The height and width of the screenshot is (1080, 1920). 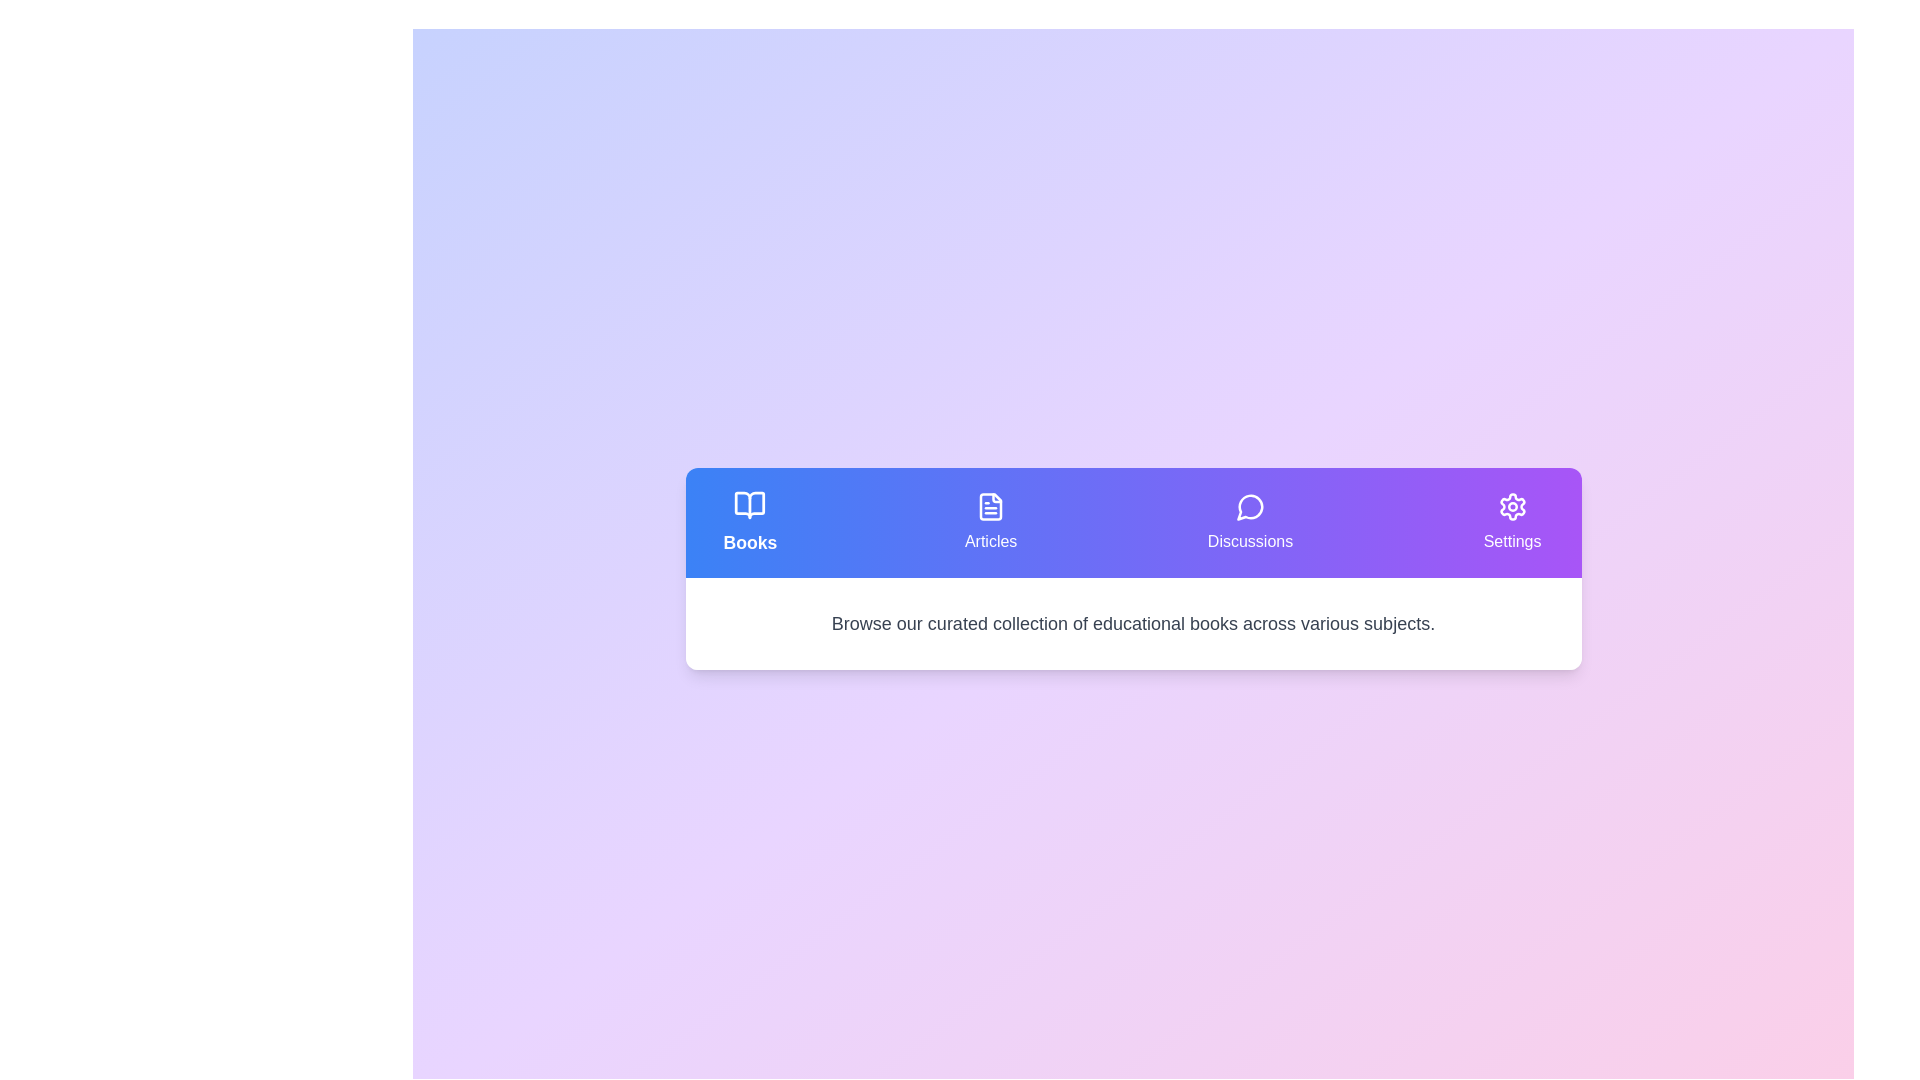 I want to click on the Discussions tab, so click(x=1249, y=522).